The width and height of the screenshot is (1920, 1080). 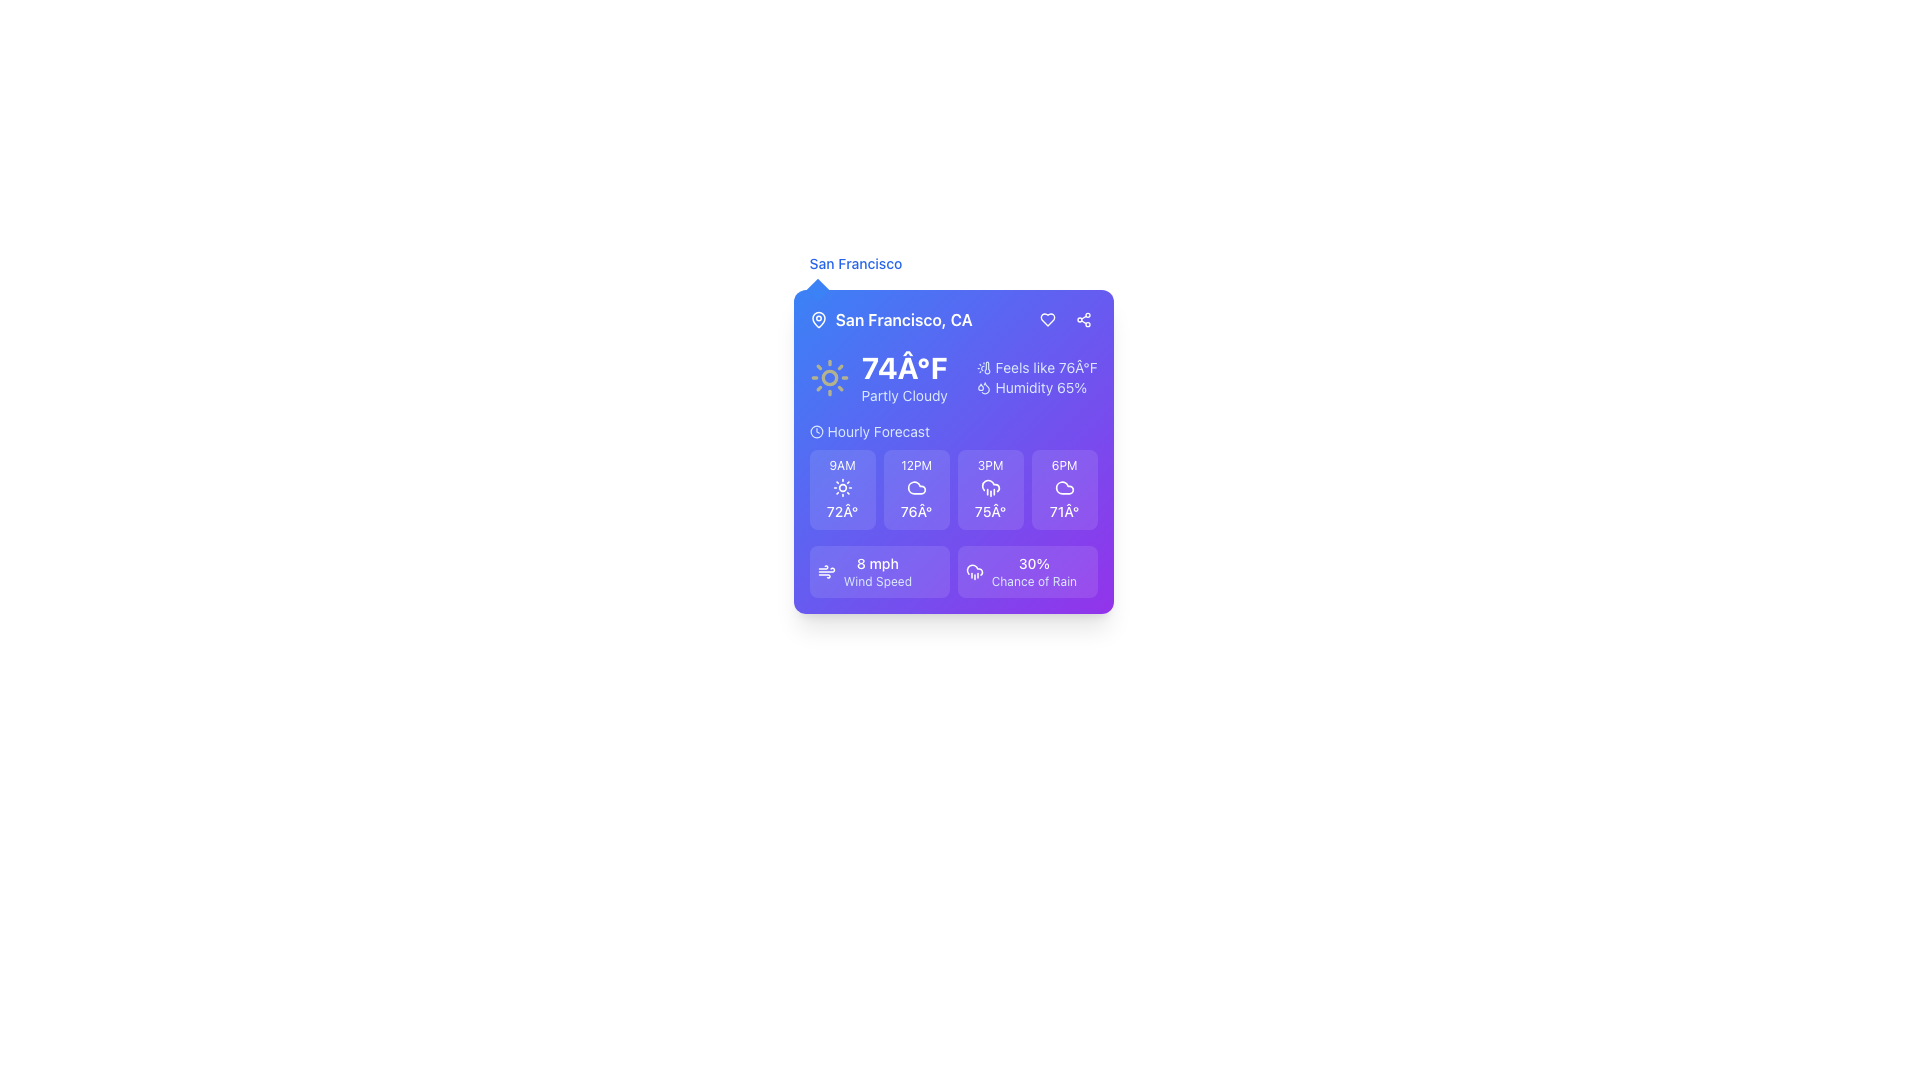 I want to click on wind speed information displayed in the Informational panel located at the bottom of the weather information card, so click(x=952, y=571).